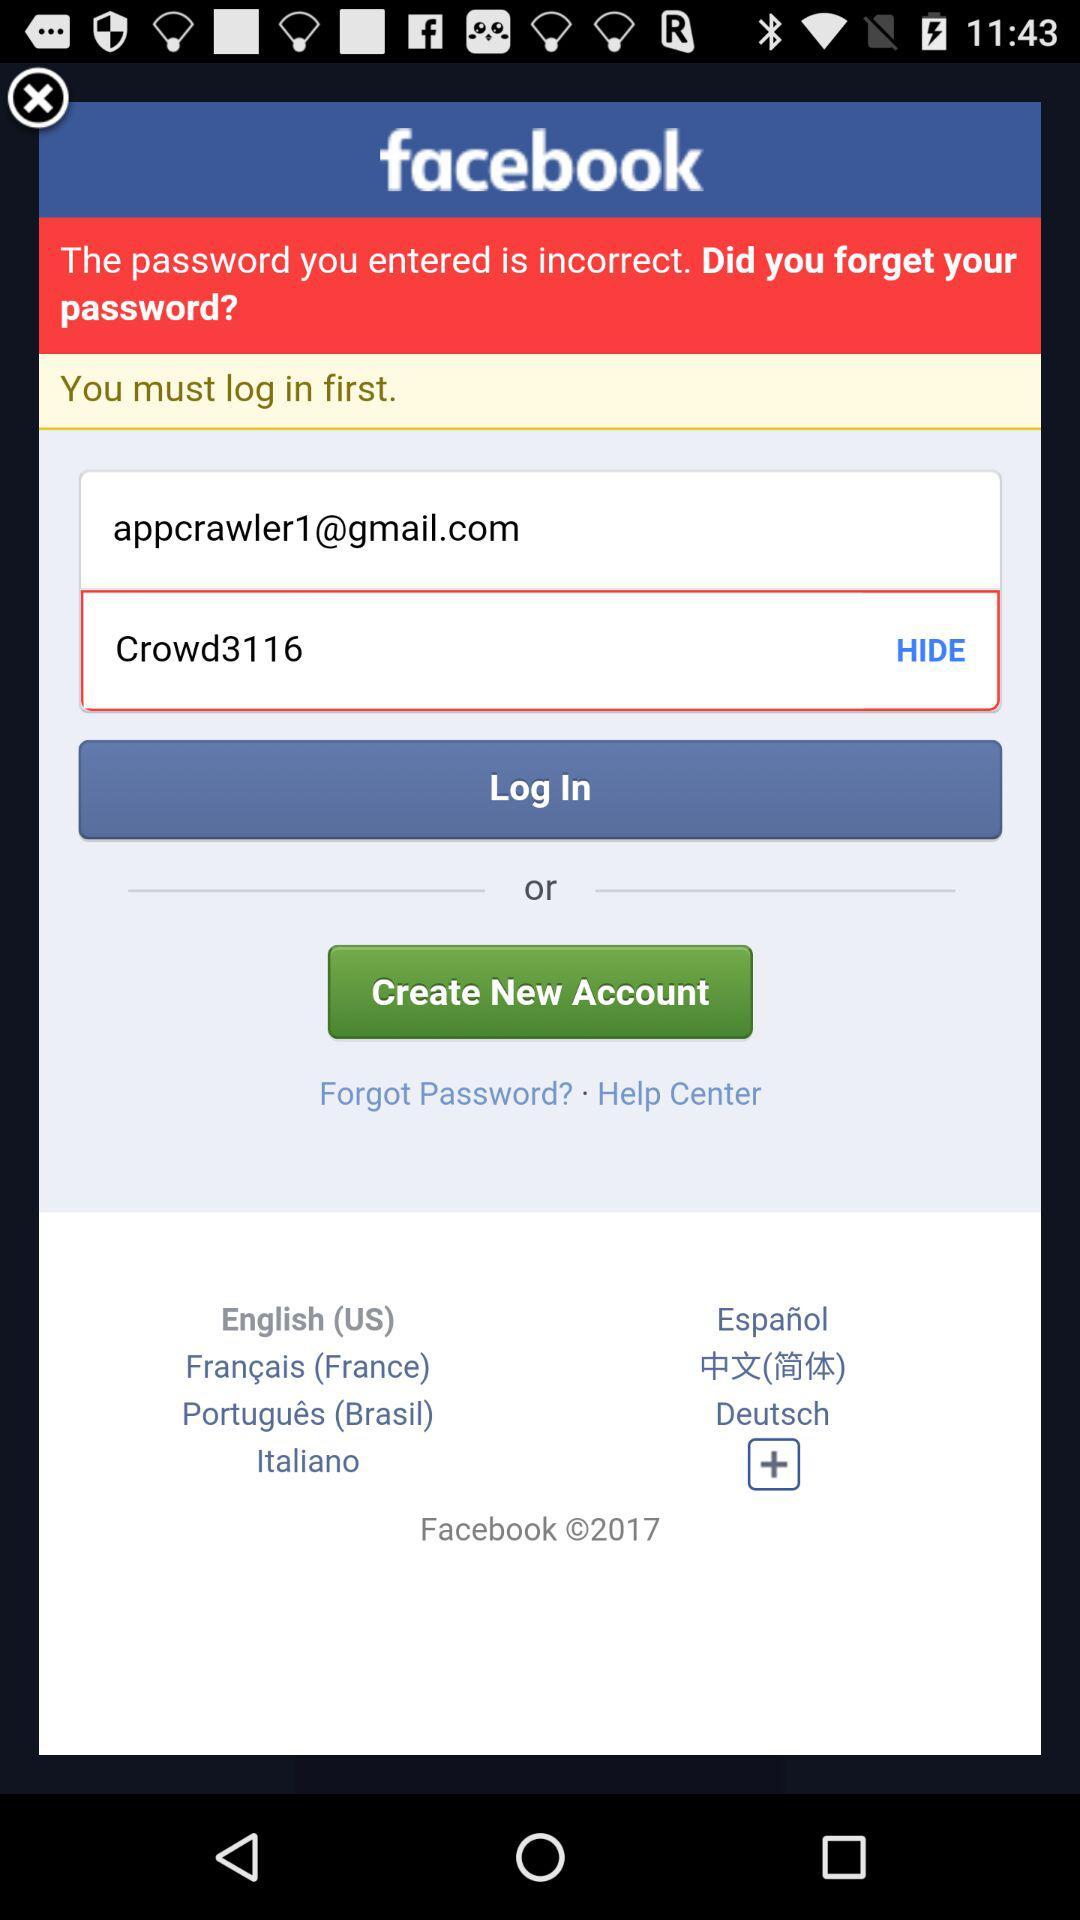 This screenshot has height=1920, width=1080. Describe the element at coordinates (38, 107) in the screenshot. I see `the close icon` at that location.